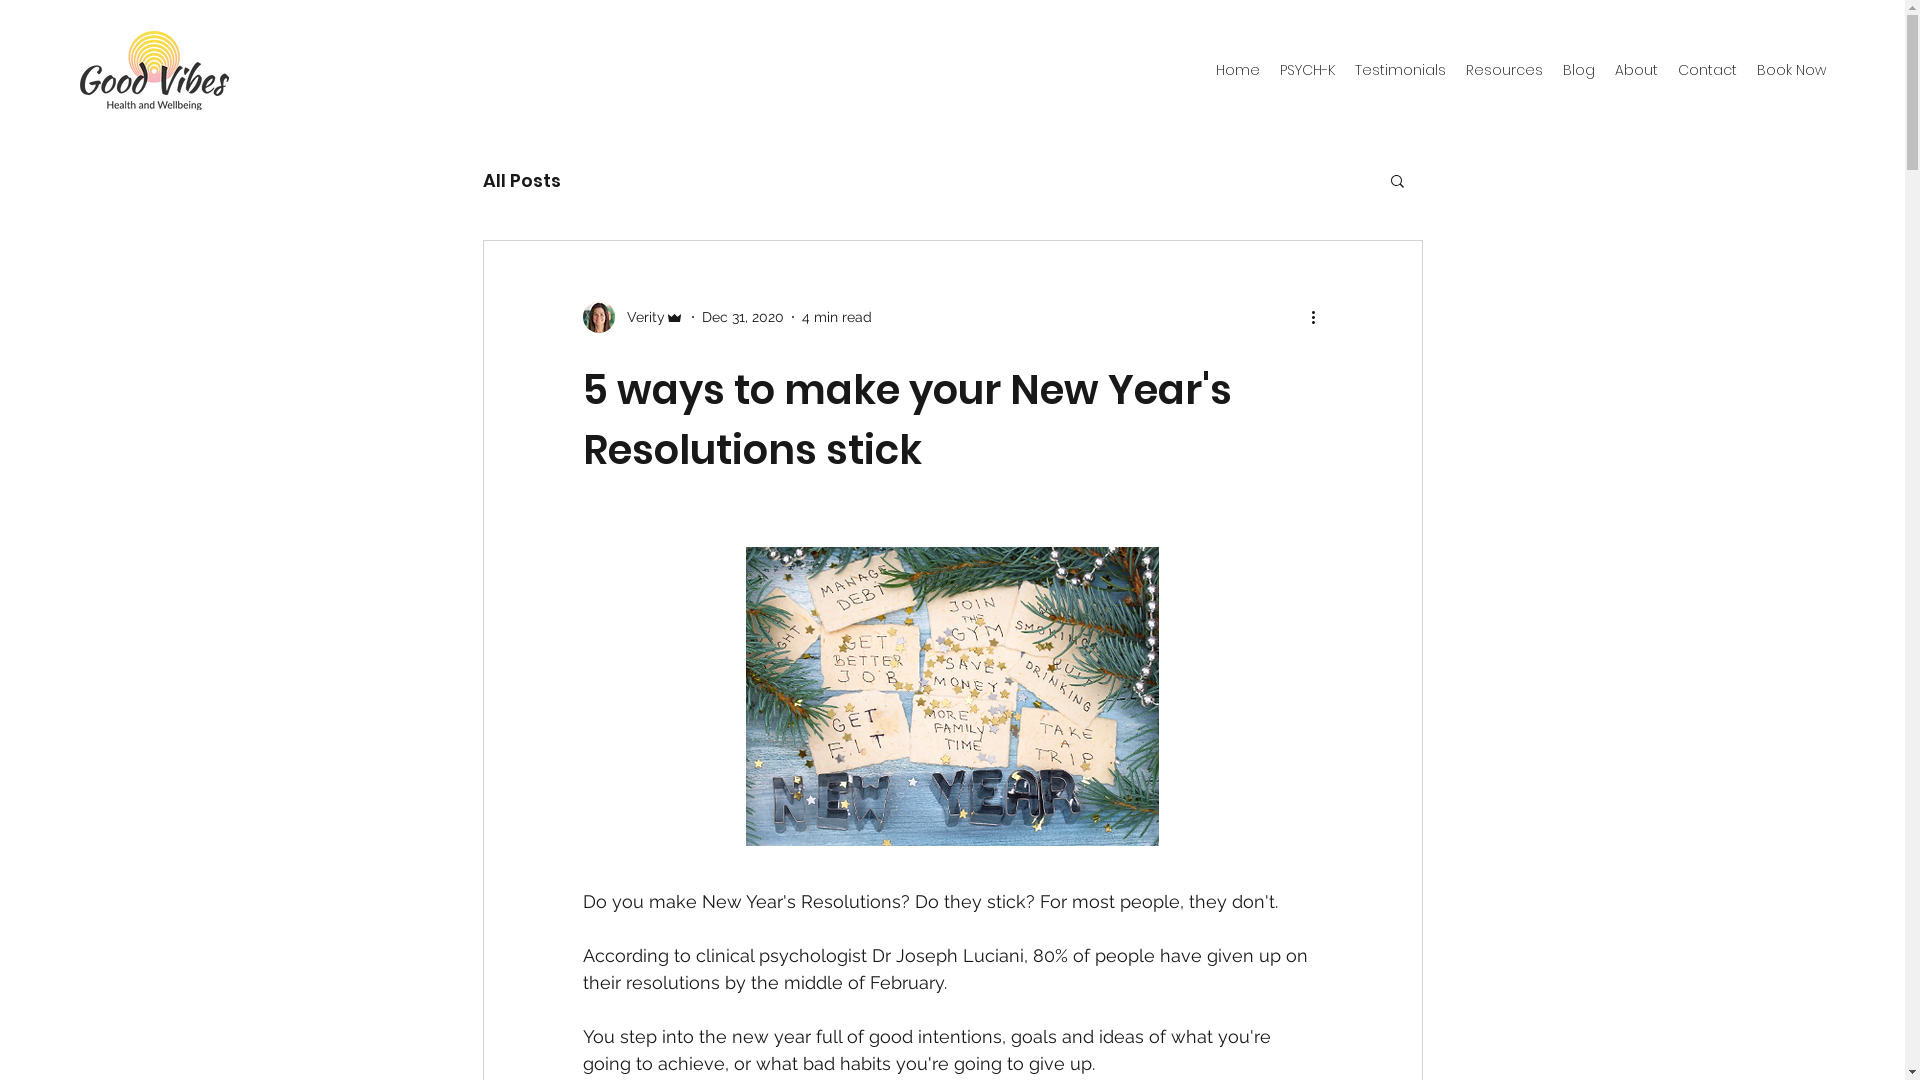 This screenshot has height=1080, width=1920. I want to click on 'PSYCH-K', so click(1307, 69).